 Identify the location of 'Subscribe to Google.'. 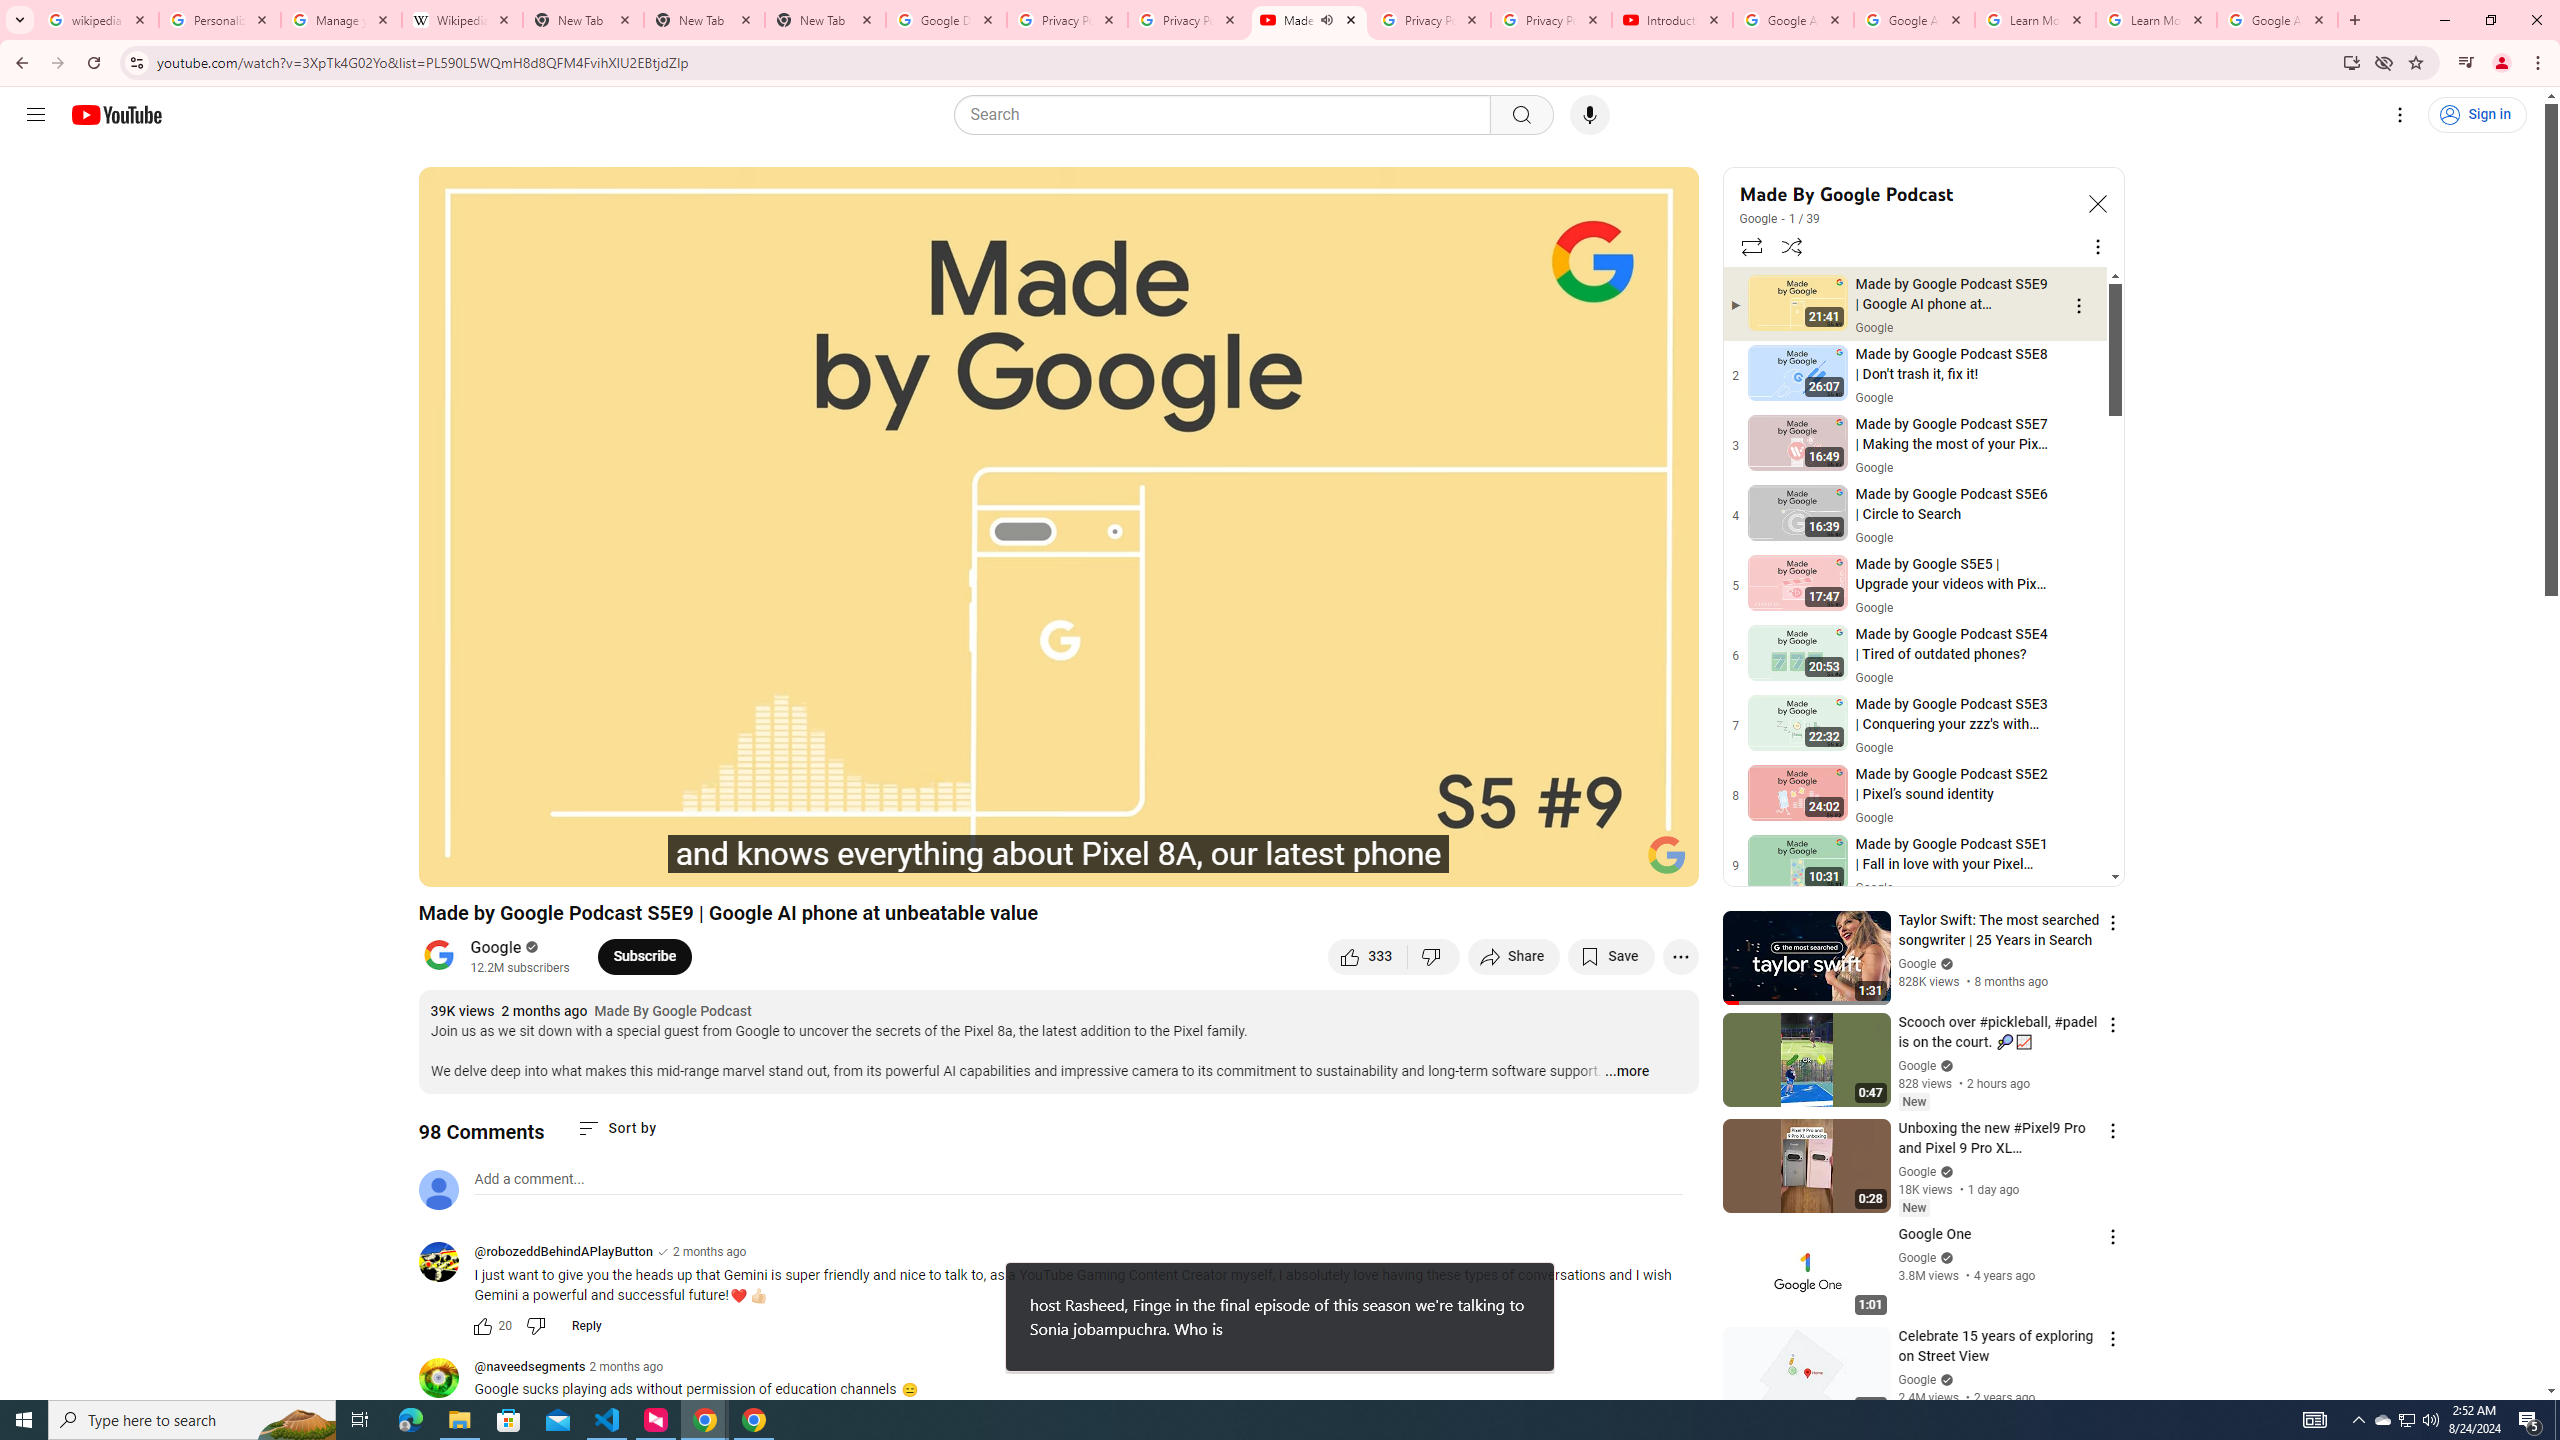
(644, 955).